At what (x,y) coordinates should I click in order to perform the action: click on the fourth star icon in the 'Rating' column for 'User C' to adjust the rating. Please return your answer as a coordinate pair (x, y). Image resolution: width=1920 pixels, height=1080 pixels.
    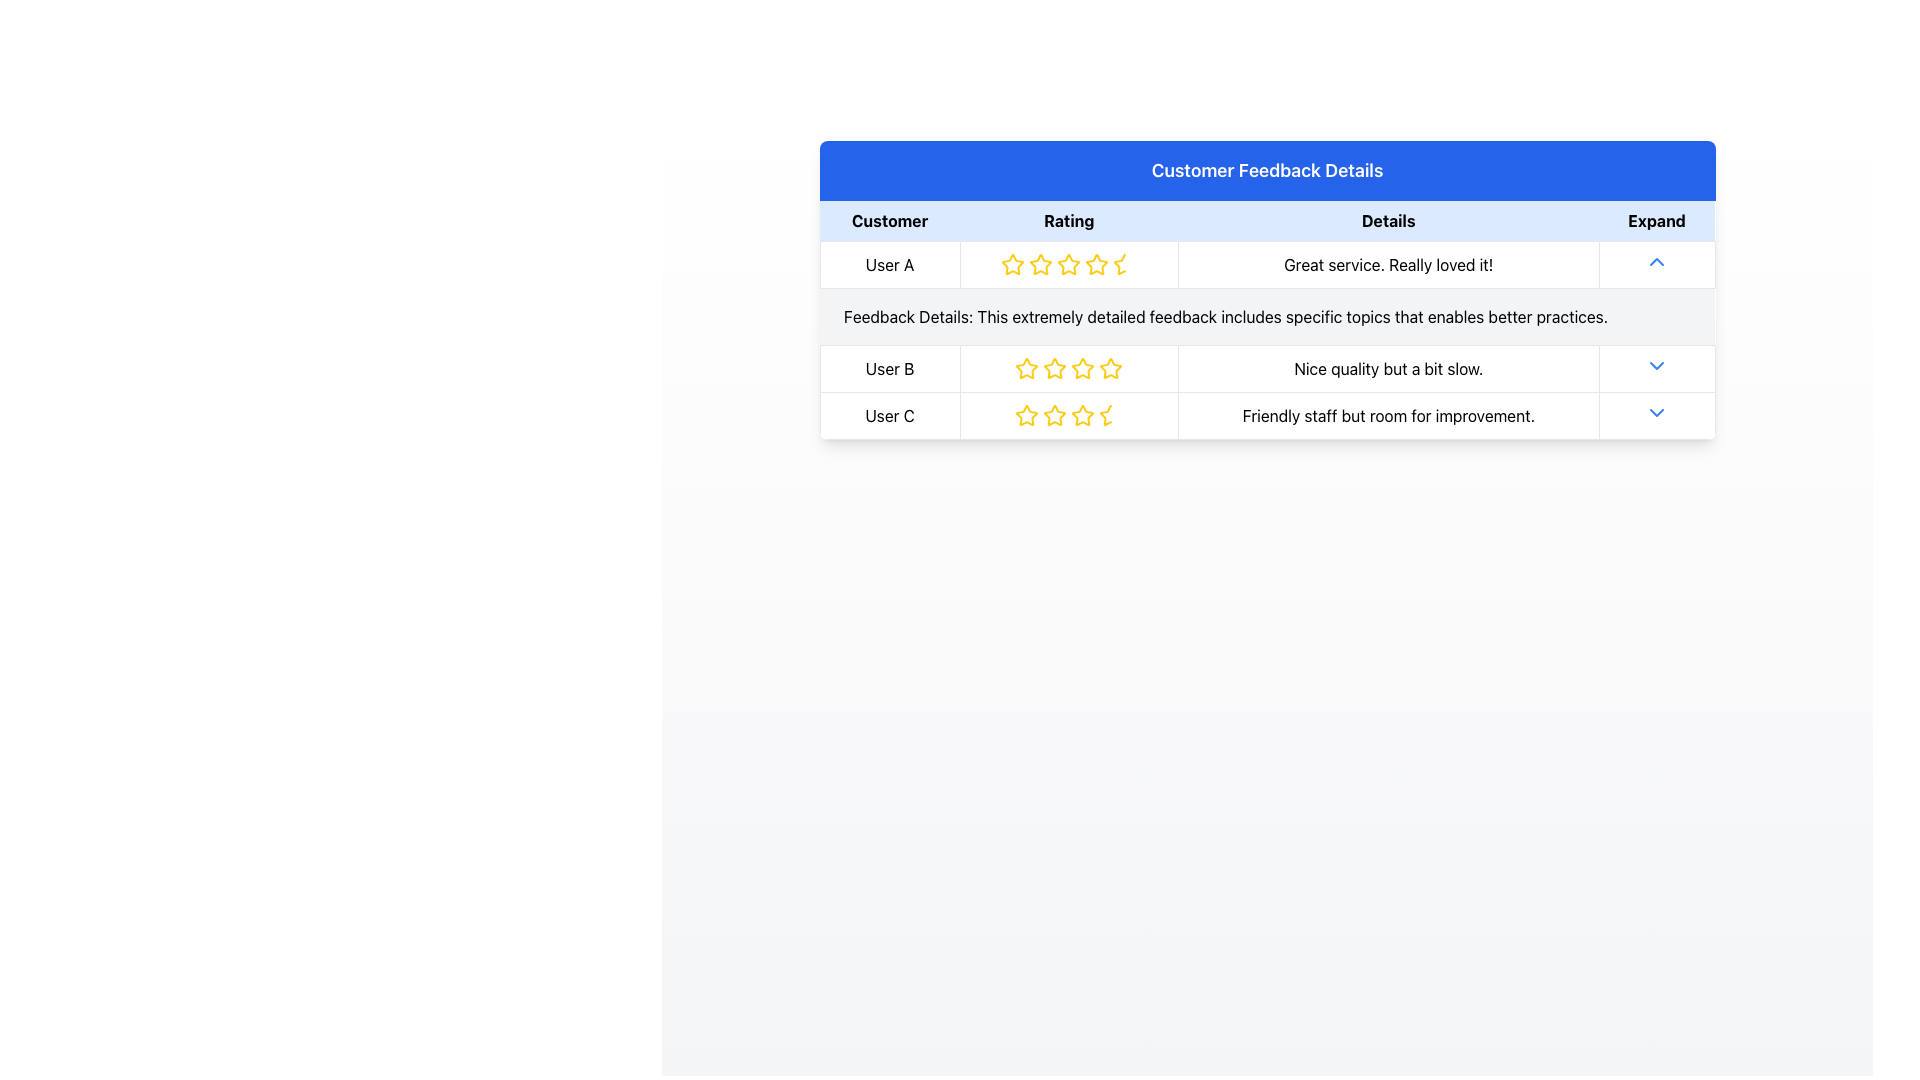
    Looking at the image, I should click on (1054, 414).